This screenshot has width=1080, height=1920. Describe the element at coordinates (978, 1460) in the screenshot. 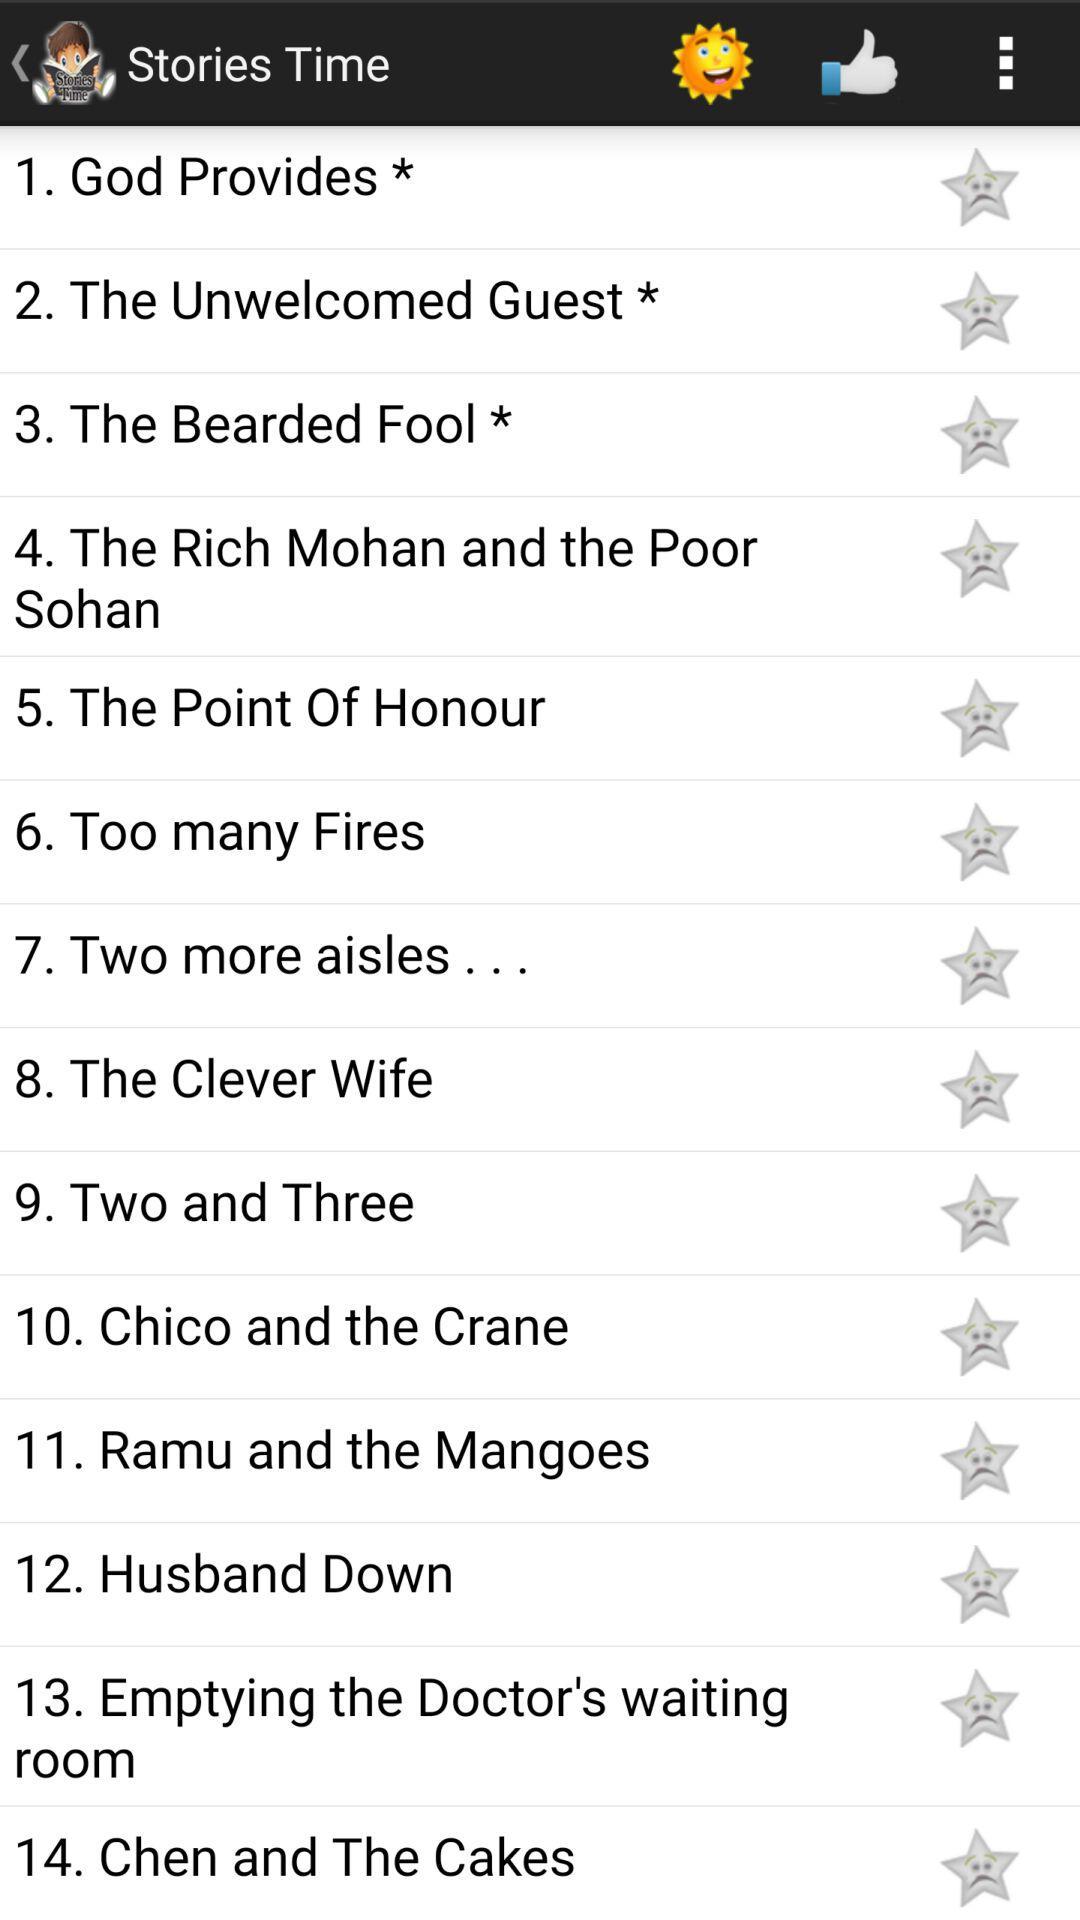

I see `include favorites` at that location.